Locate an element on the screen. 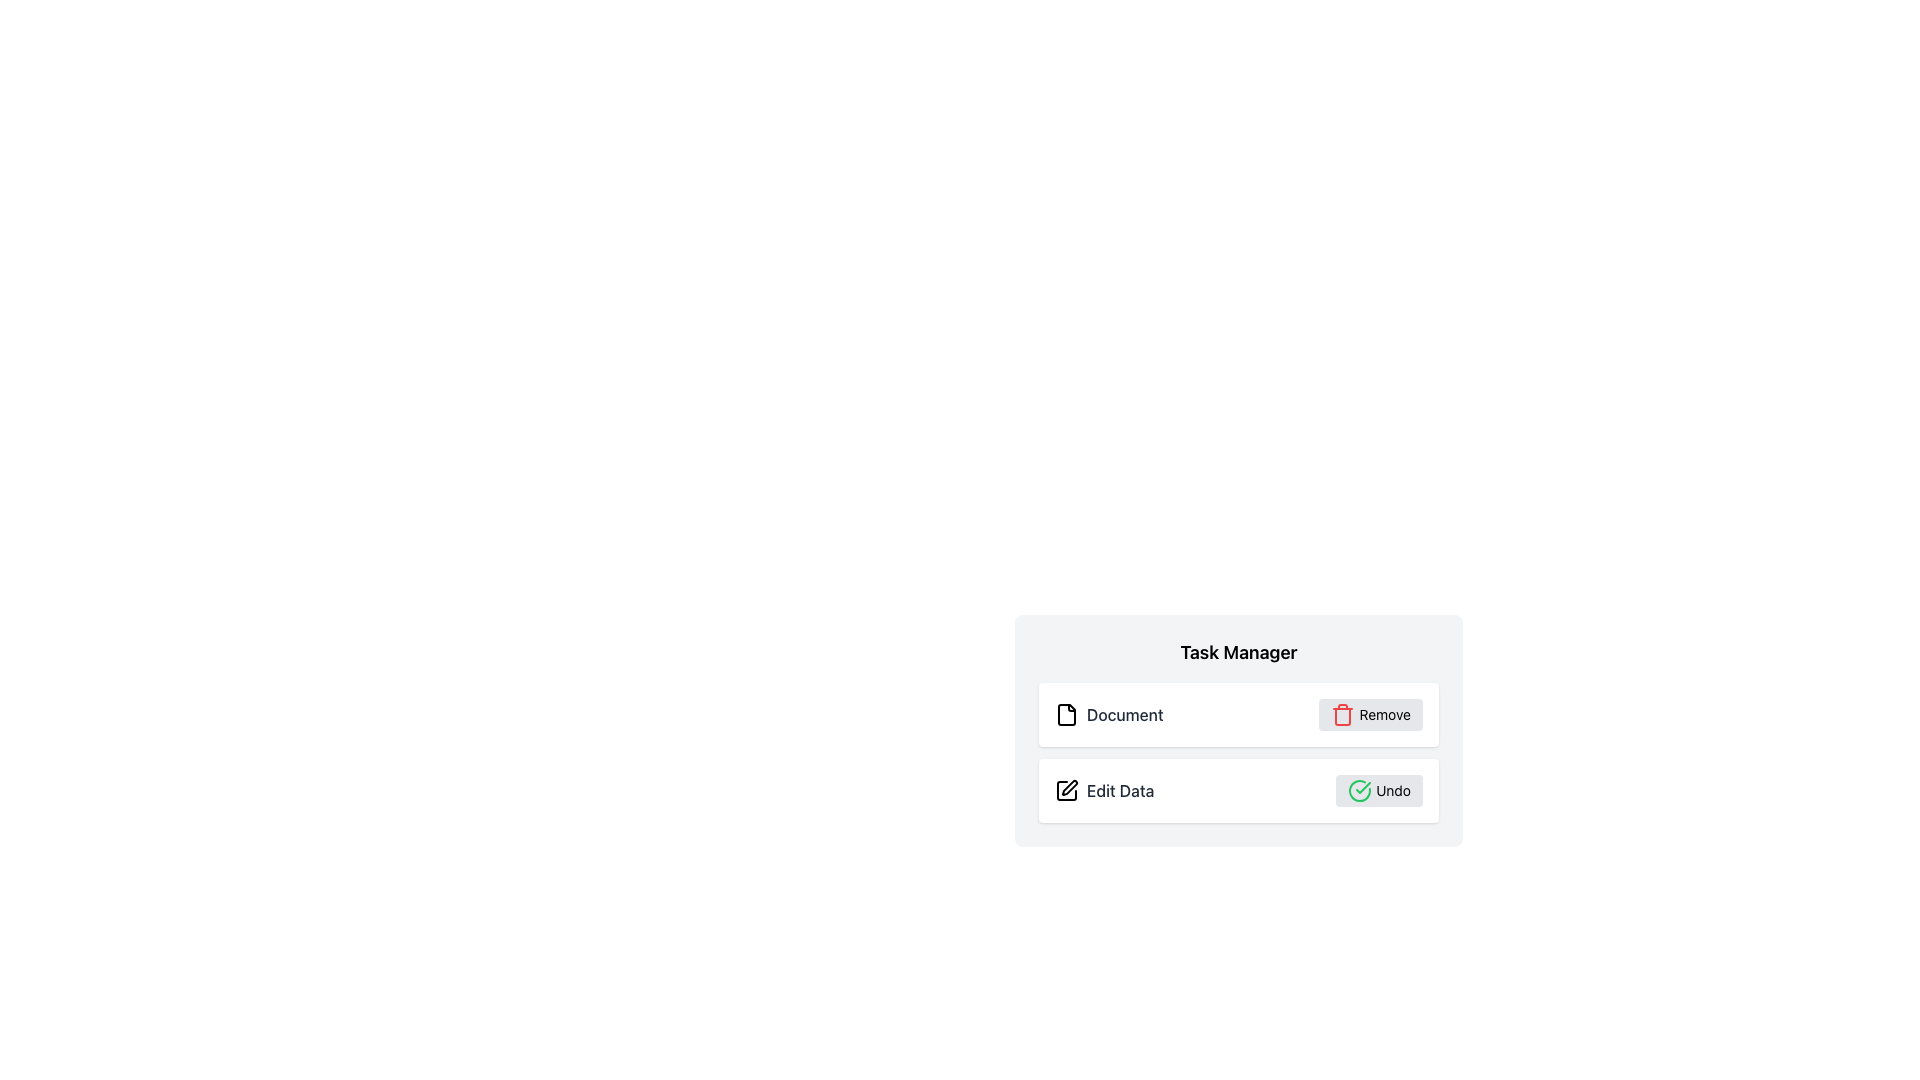 This screenshot has width=1920, height=1080. the 'Undo' button with a light gray background and green checkmark icon located in the lower right corner of the 'Task Manager' card for accessibility navigation is located at coordinates (1378, 789).